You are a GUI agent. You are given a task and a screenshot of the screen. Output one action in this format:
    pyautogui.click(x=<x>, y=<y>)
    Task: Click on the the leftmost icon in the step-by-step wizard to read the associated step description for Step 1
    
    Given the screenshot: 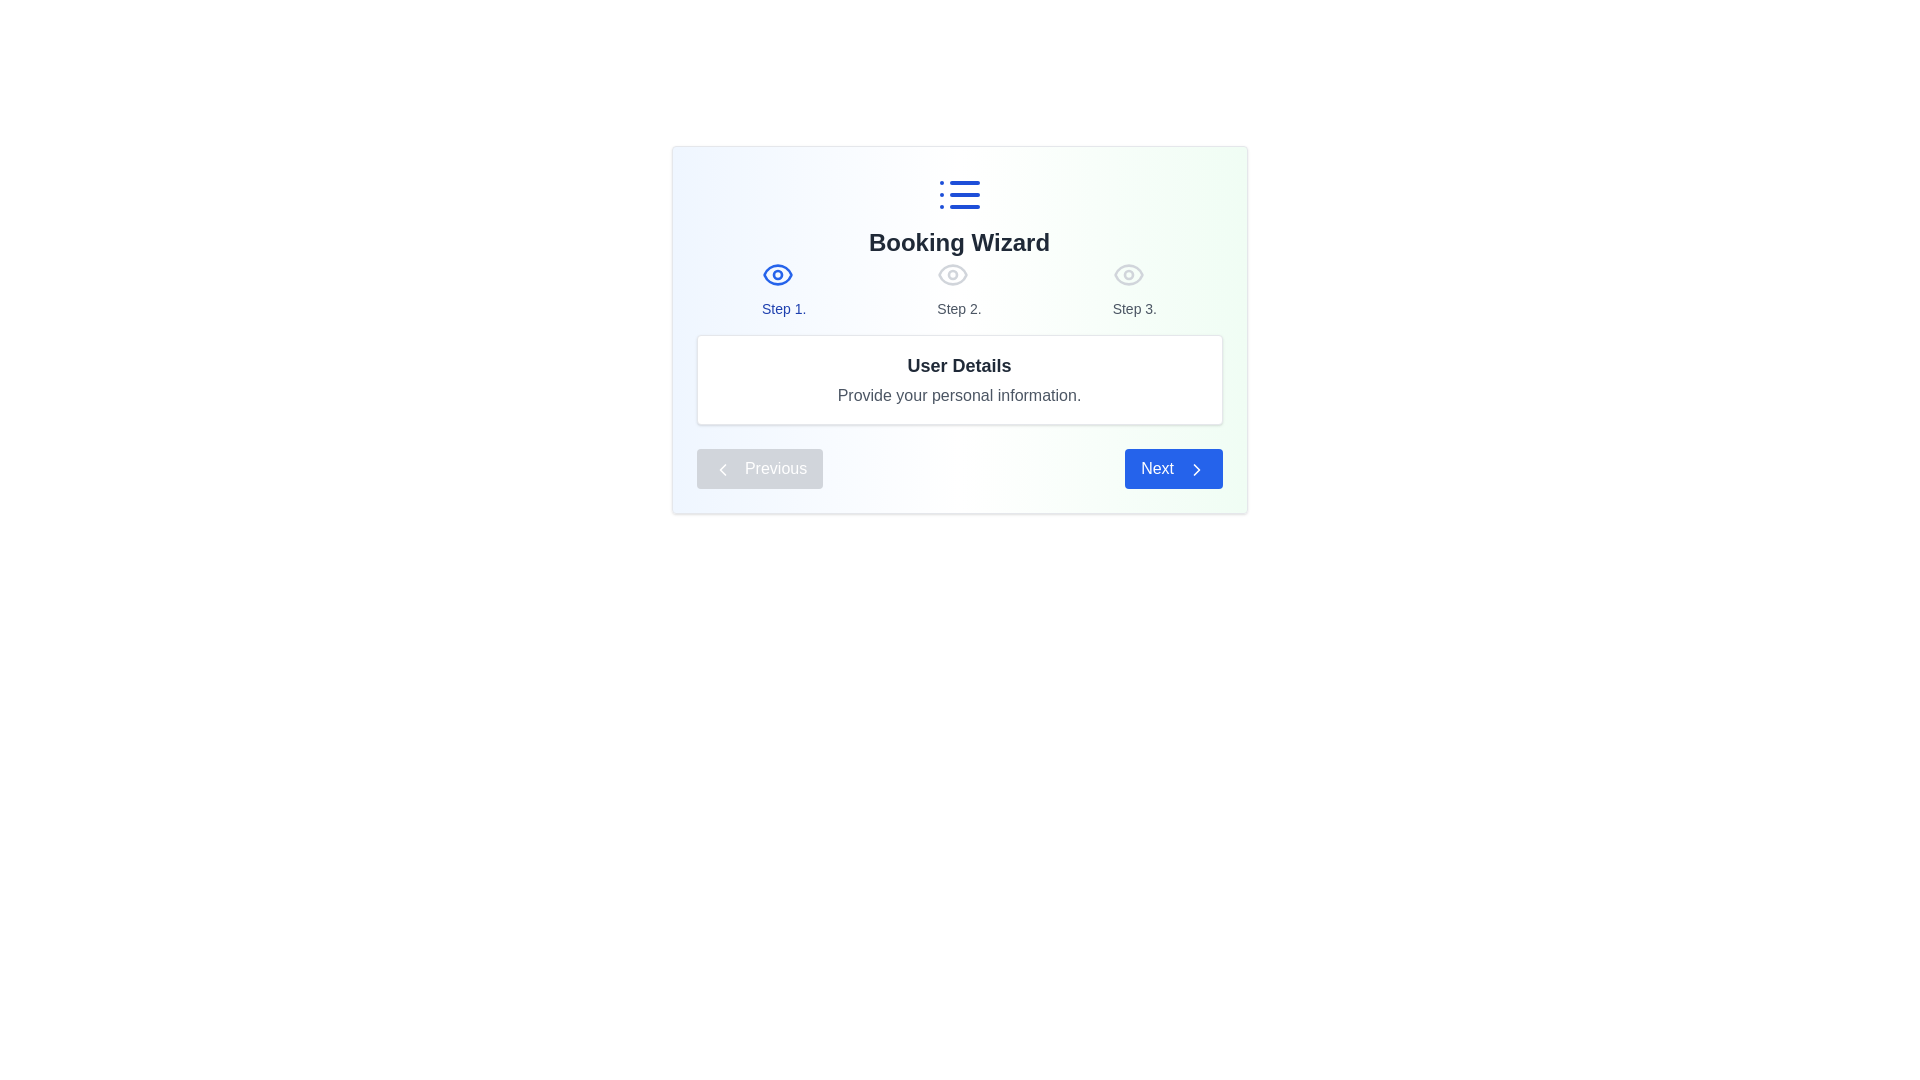 What is the action you would take?
    pyautogui.click(x=776, y=274)
    